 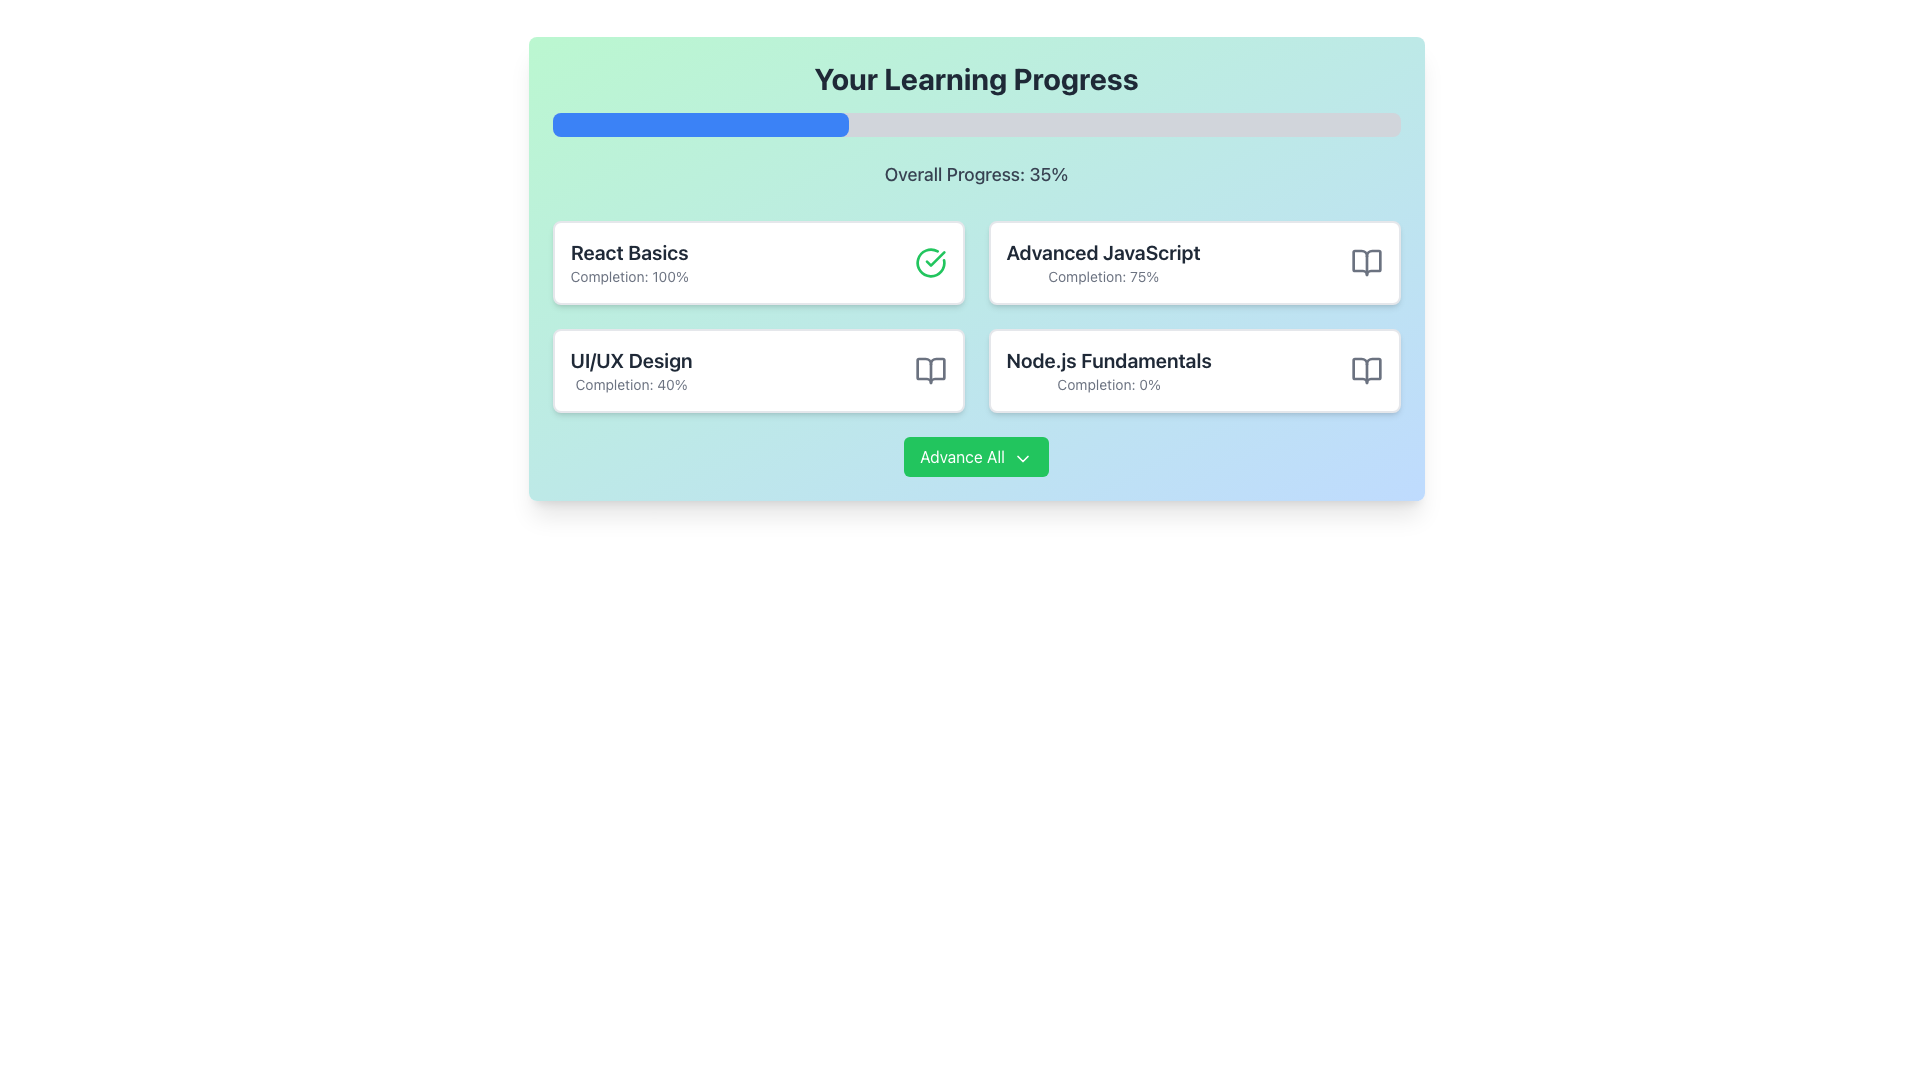 What do you see at coordinates (1188, 124) in the screenshot?
I see `progress` at bounding box center [1188, 124].